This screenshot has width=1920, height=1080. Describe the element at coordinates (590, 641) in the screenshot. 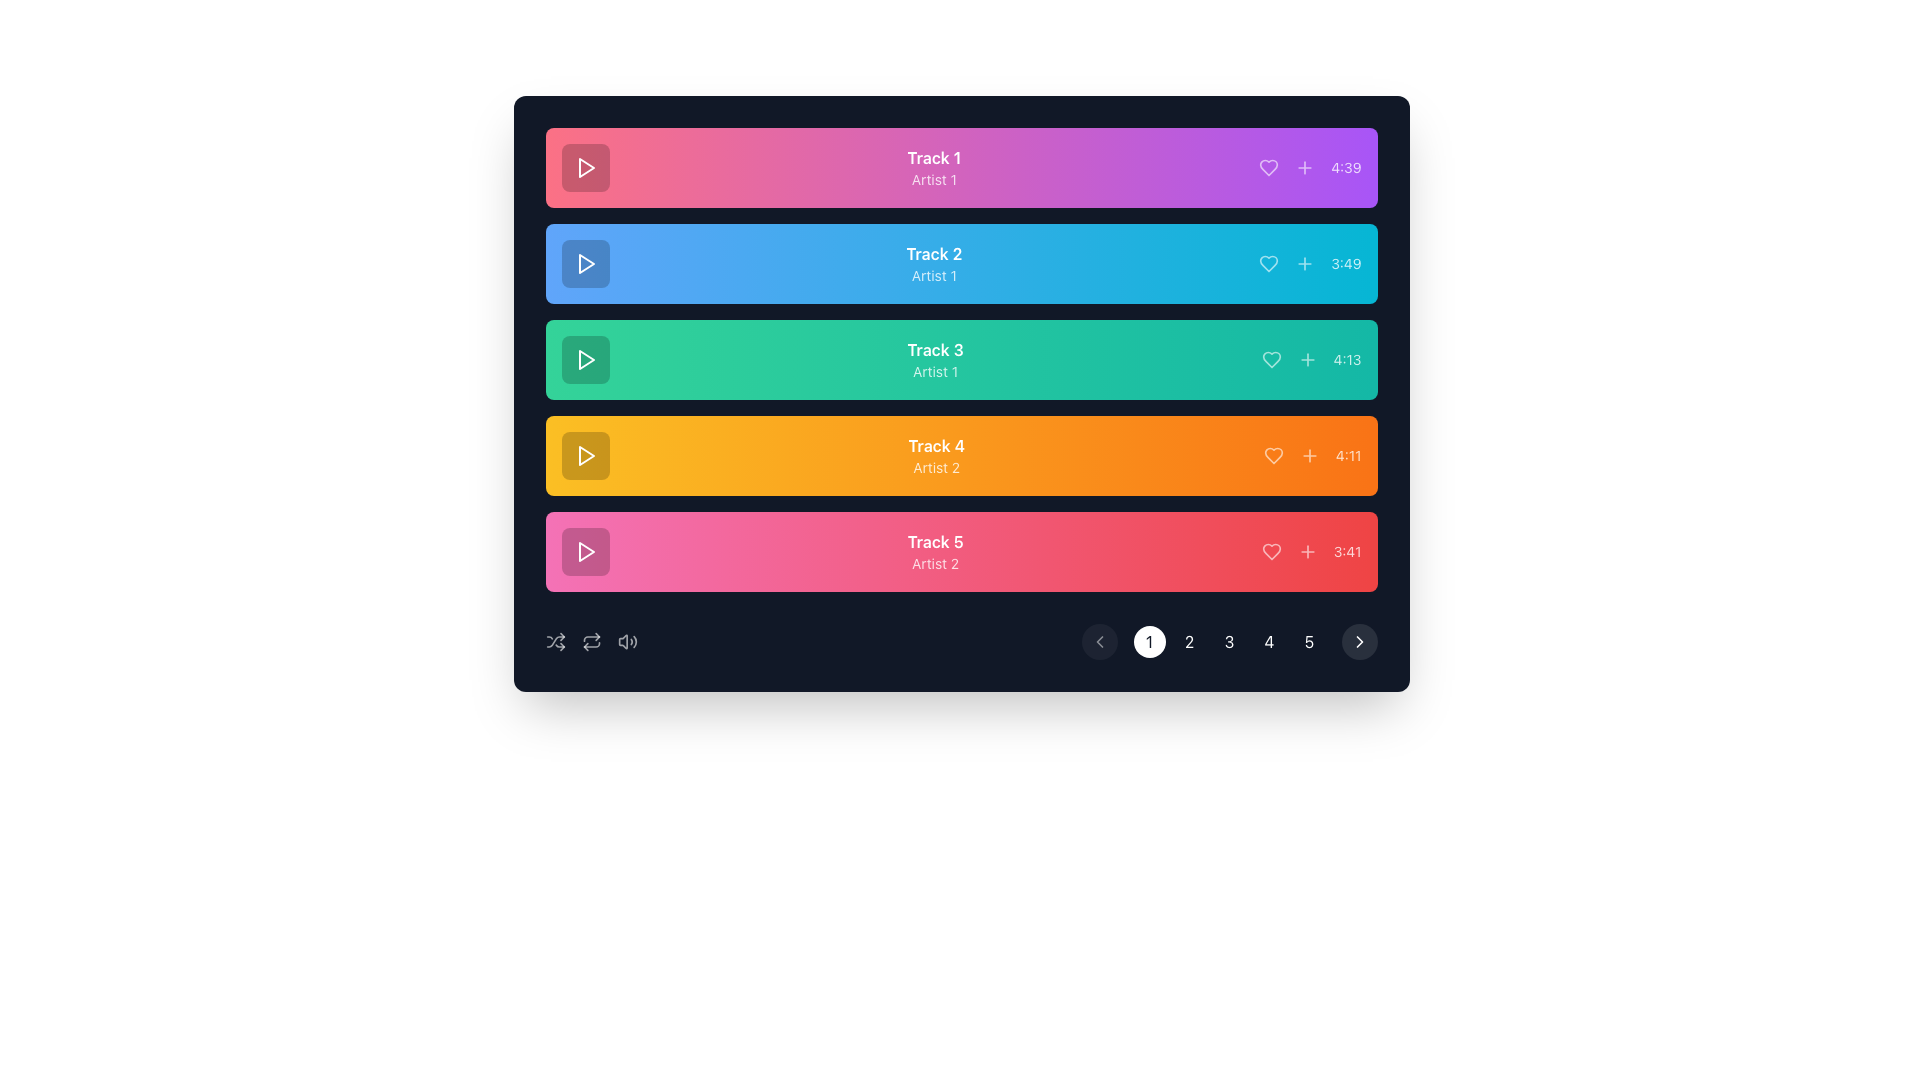

I see `the repeat action button, which is represented by a circular arrow icon located in the bottom toolbar` at that location.